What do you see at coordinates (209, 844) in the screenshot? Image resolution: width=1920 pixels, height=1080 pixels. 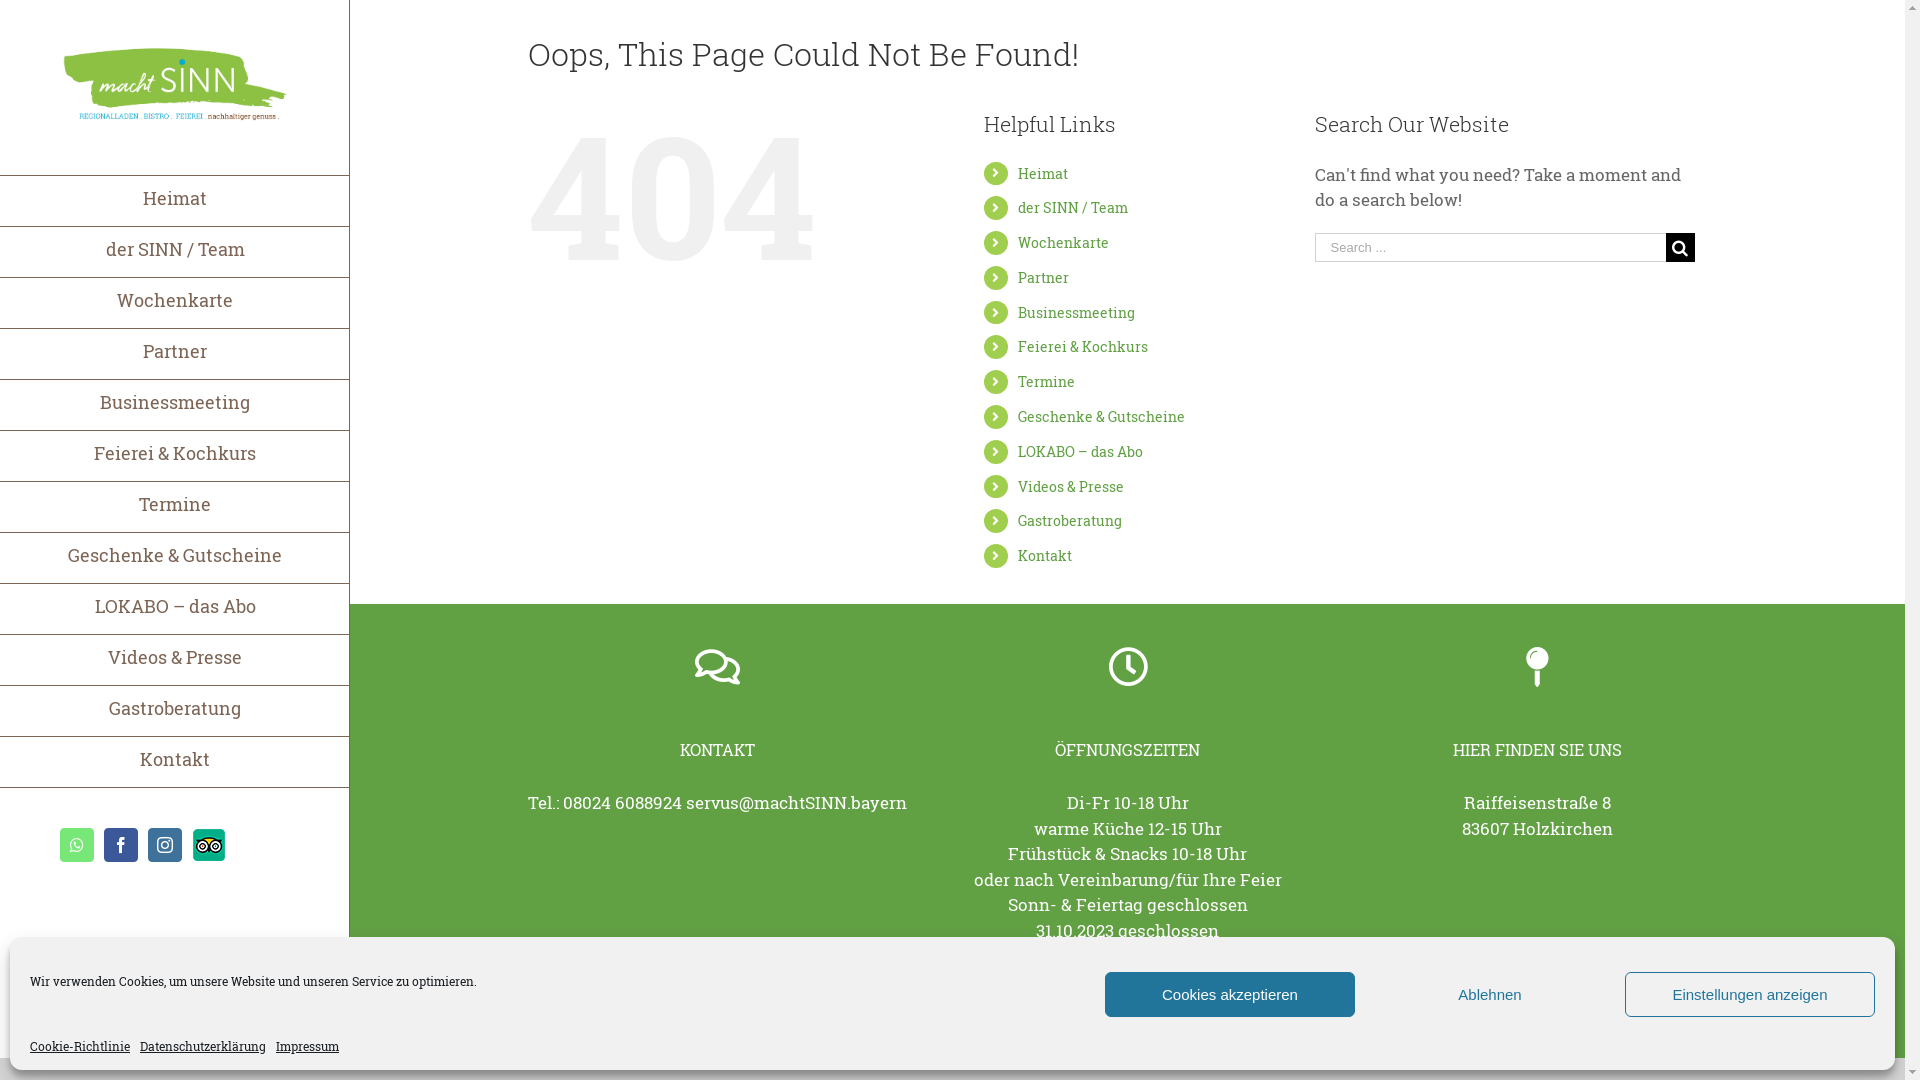 I see `'Tripadvisor'` at bounding box center [209, 844].